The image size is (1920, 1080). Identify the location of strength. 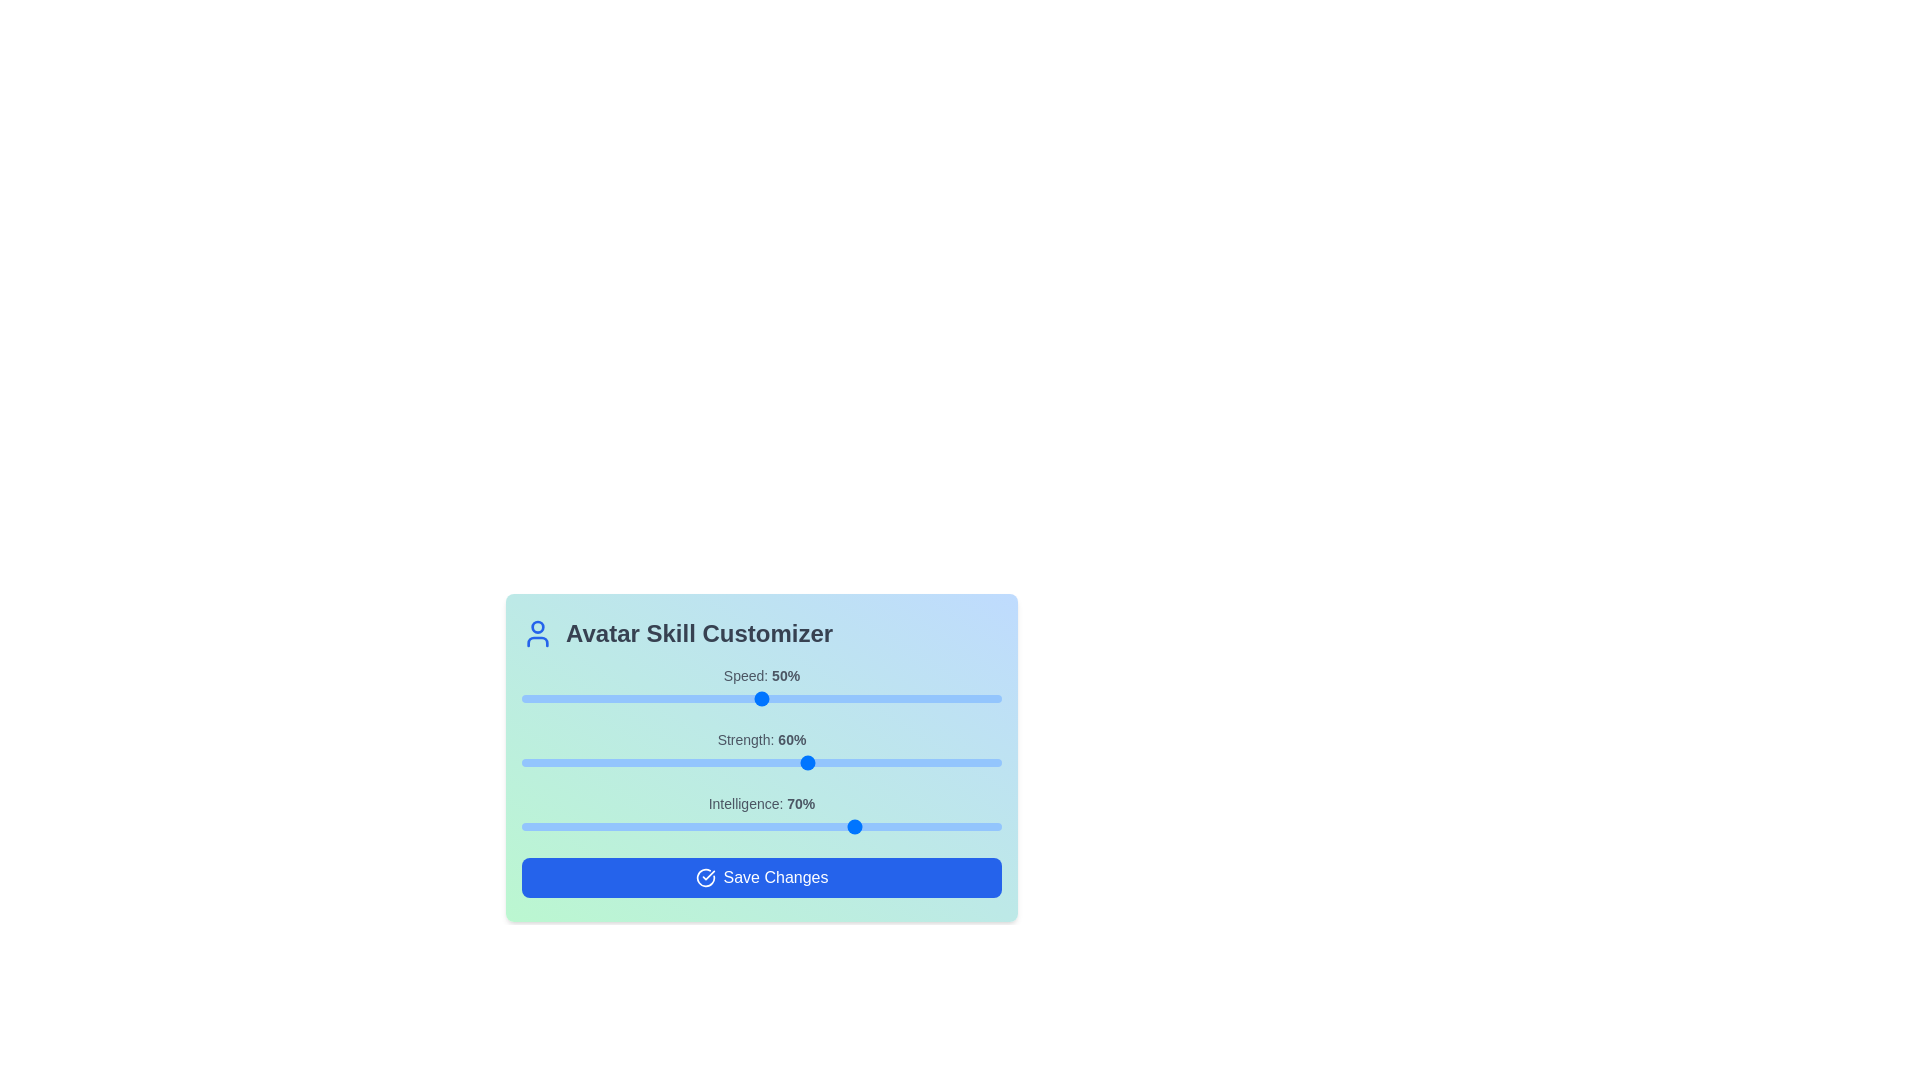
(526, 763).